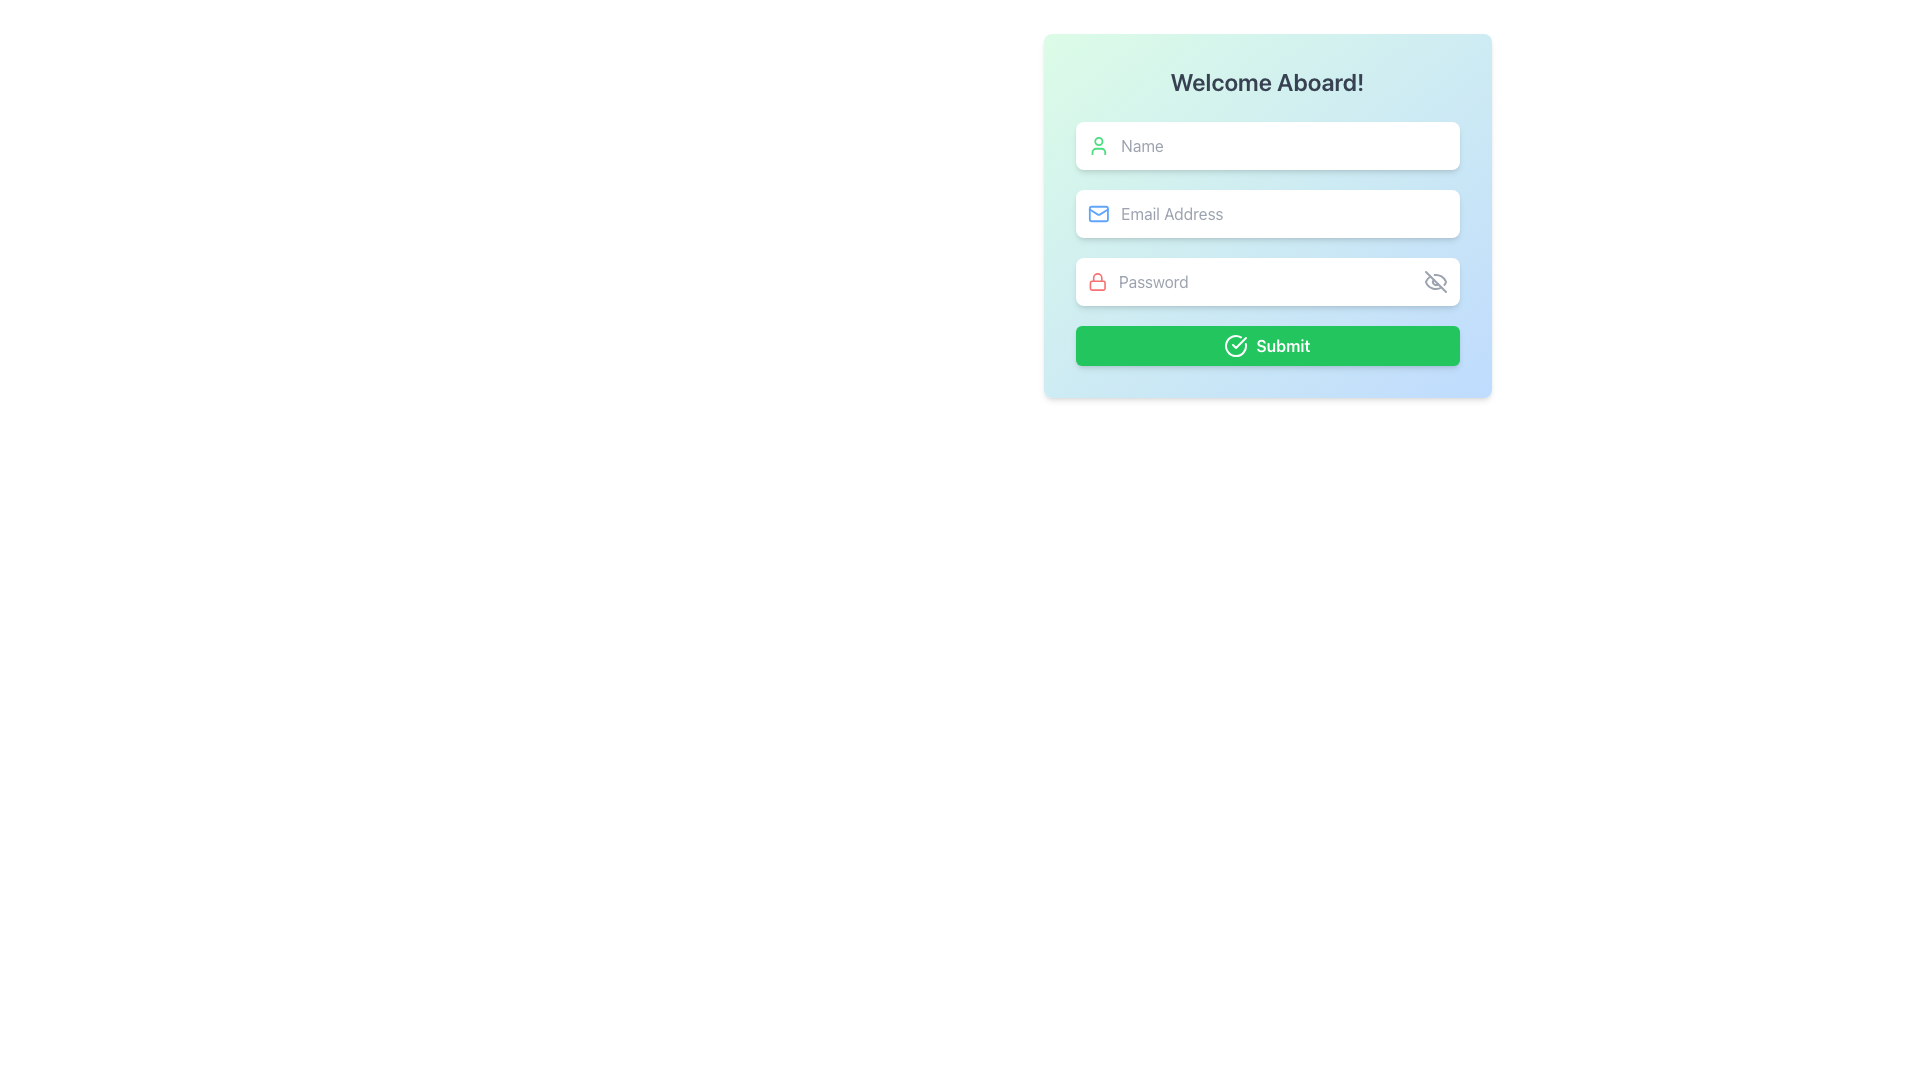 This screenshot has height=1080, width=1920. I want to click on the envelope icon with a blue outline located beside the 'Email Address' input field, so click(1097, 213).